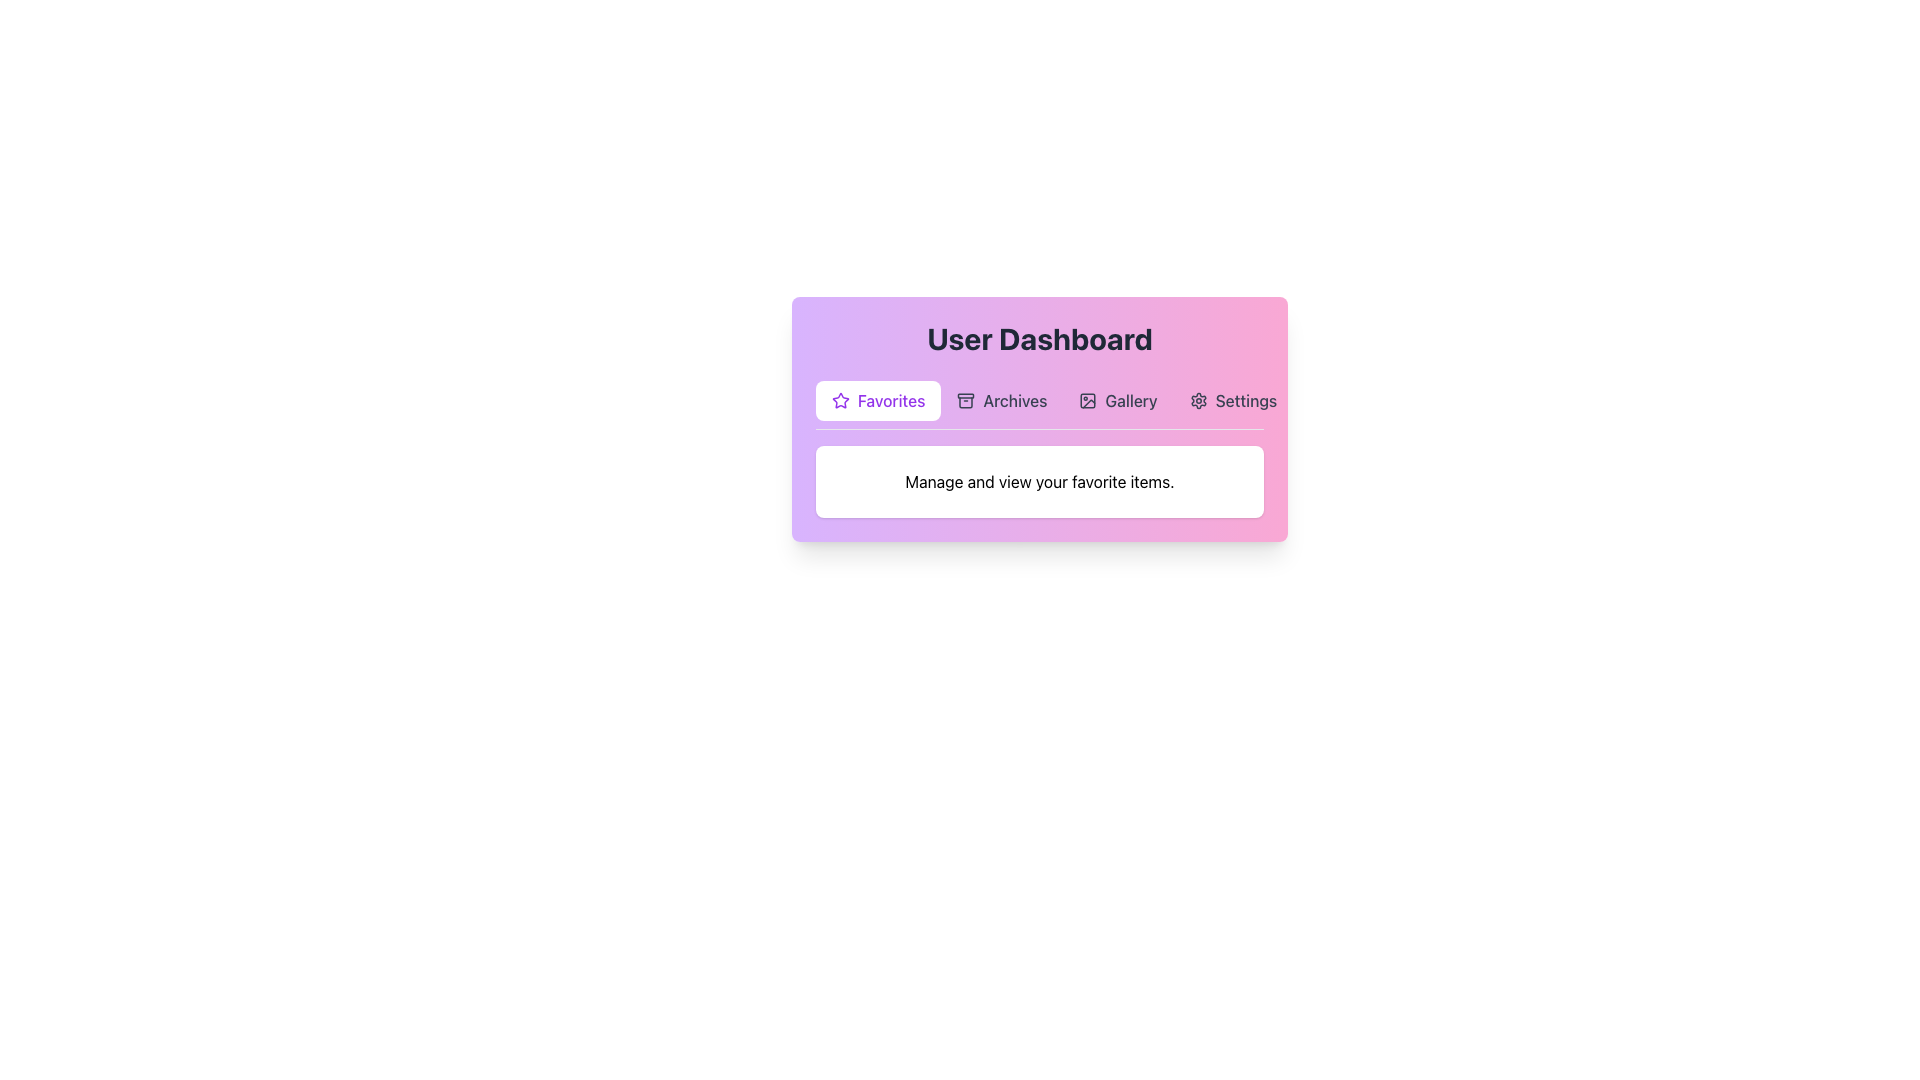  What do you see at coordinates (966, 401) in the screenshot?
I see `the SVG icon located within the 'Archives' menu option, which is styled with a dark color and is positioned to the left of the label 'Archives' in the horizontal navigation bar of the 'User Dashboard'` at bounding box center [966, 401].